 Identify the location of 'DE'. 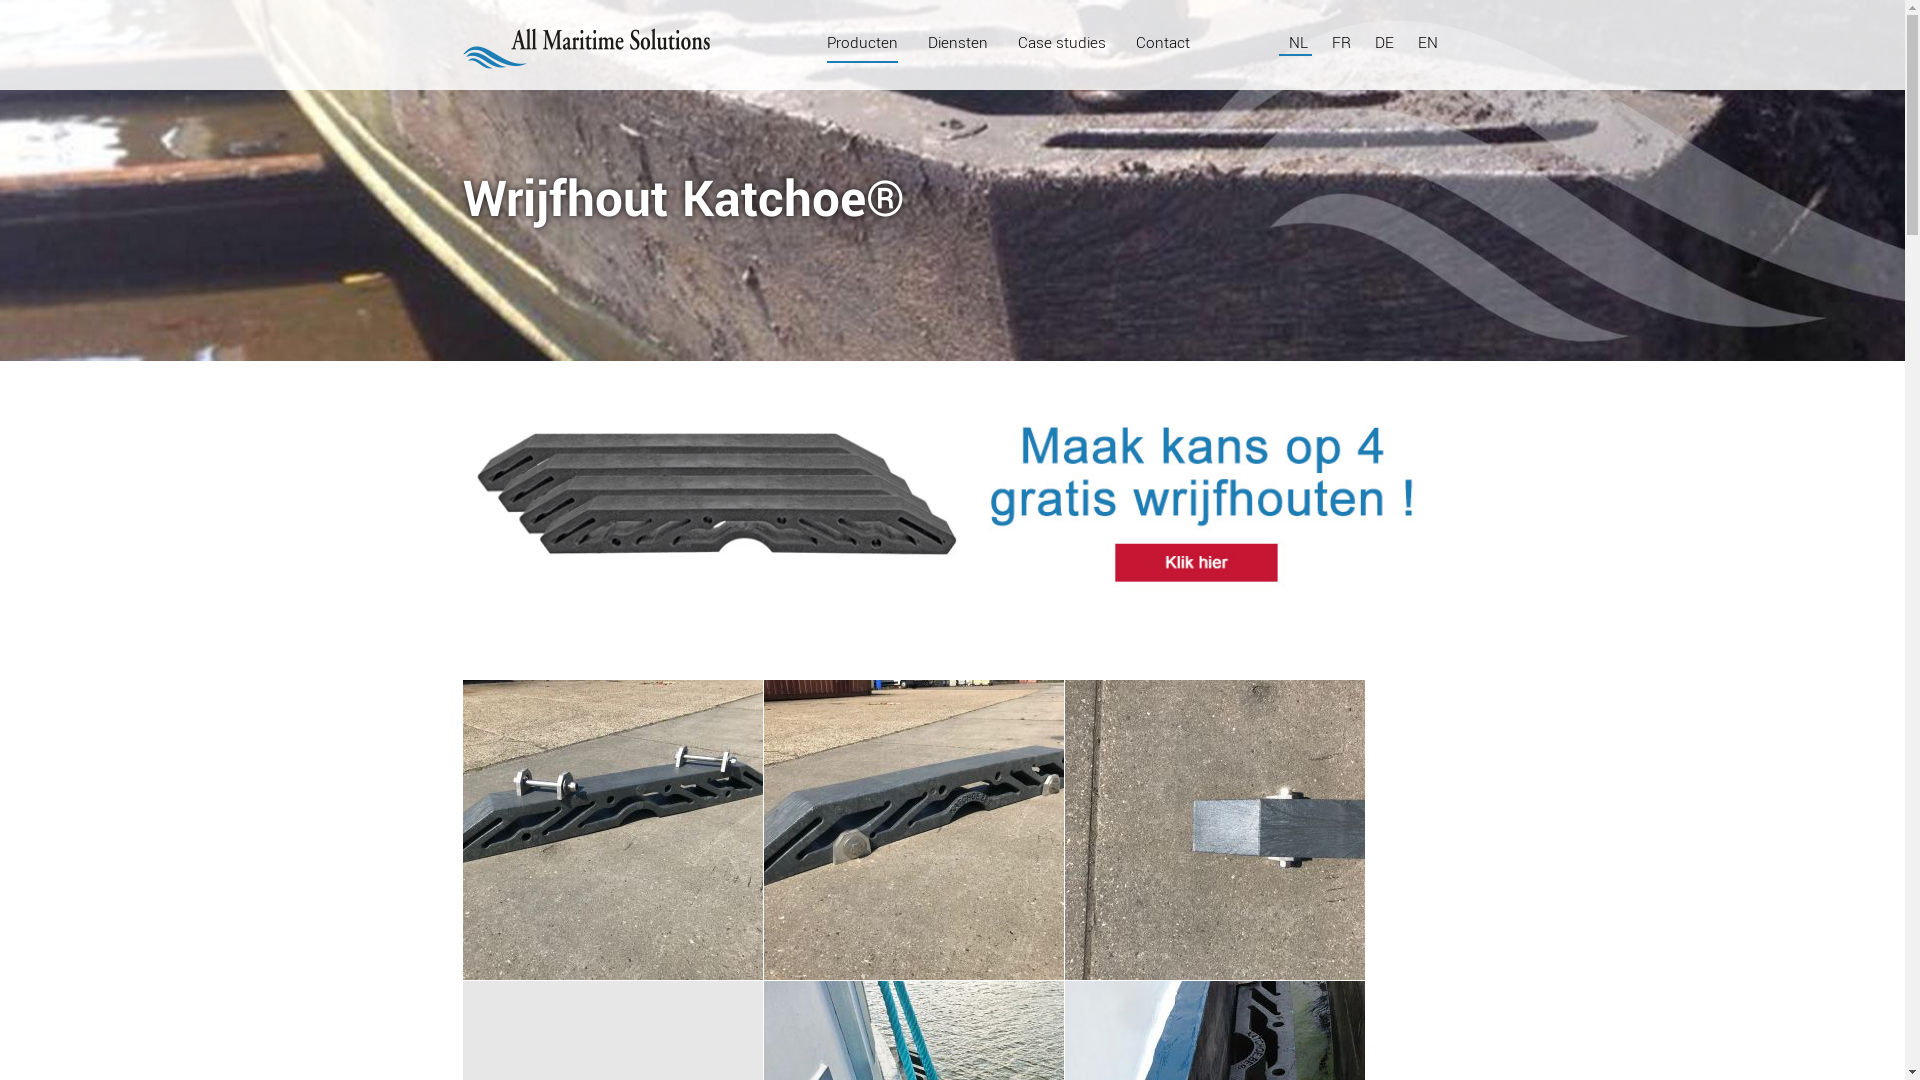
(1384, 42).